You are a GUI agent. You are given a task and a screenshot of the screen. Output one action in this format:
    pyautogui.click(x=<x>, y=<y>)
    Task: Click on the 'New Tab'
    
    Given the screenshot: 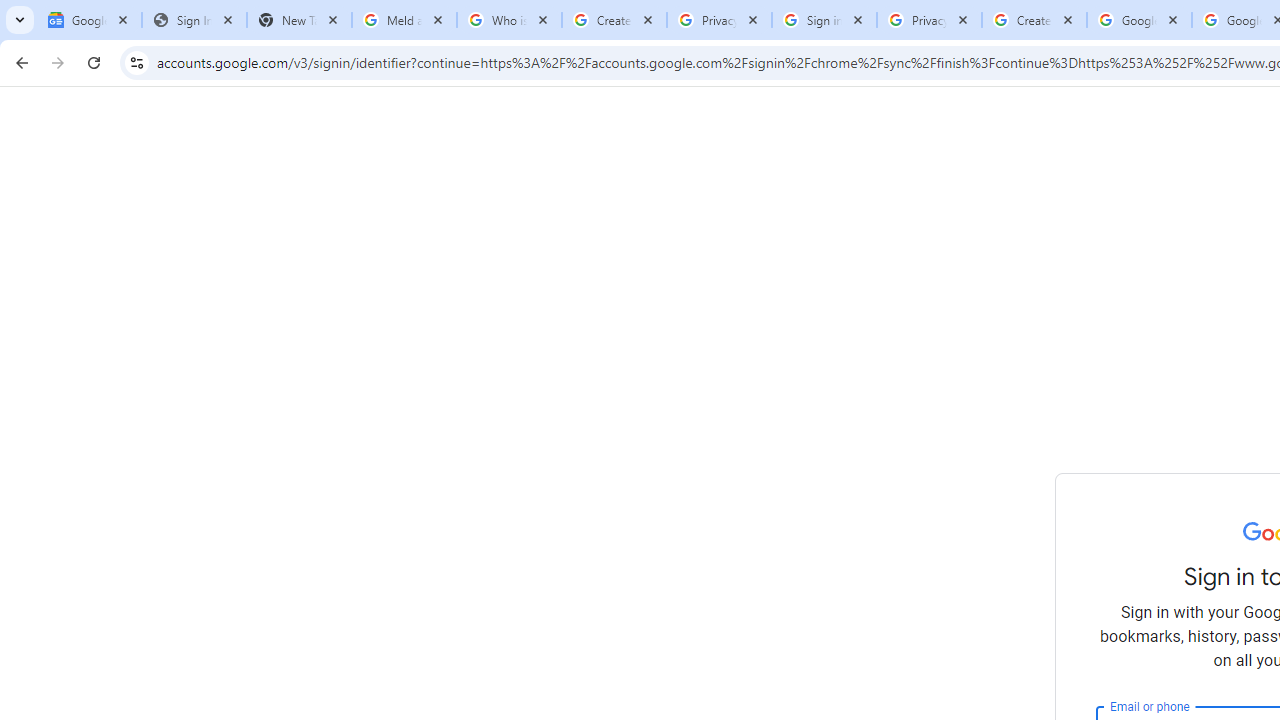 What is the action you would take?
    pyautogui.click(x=298, y=20)
    